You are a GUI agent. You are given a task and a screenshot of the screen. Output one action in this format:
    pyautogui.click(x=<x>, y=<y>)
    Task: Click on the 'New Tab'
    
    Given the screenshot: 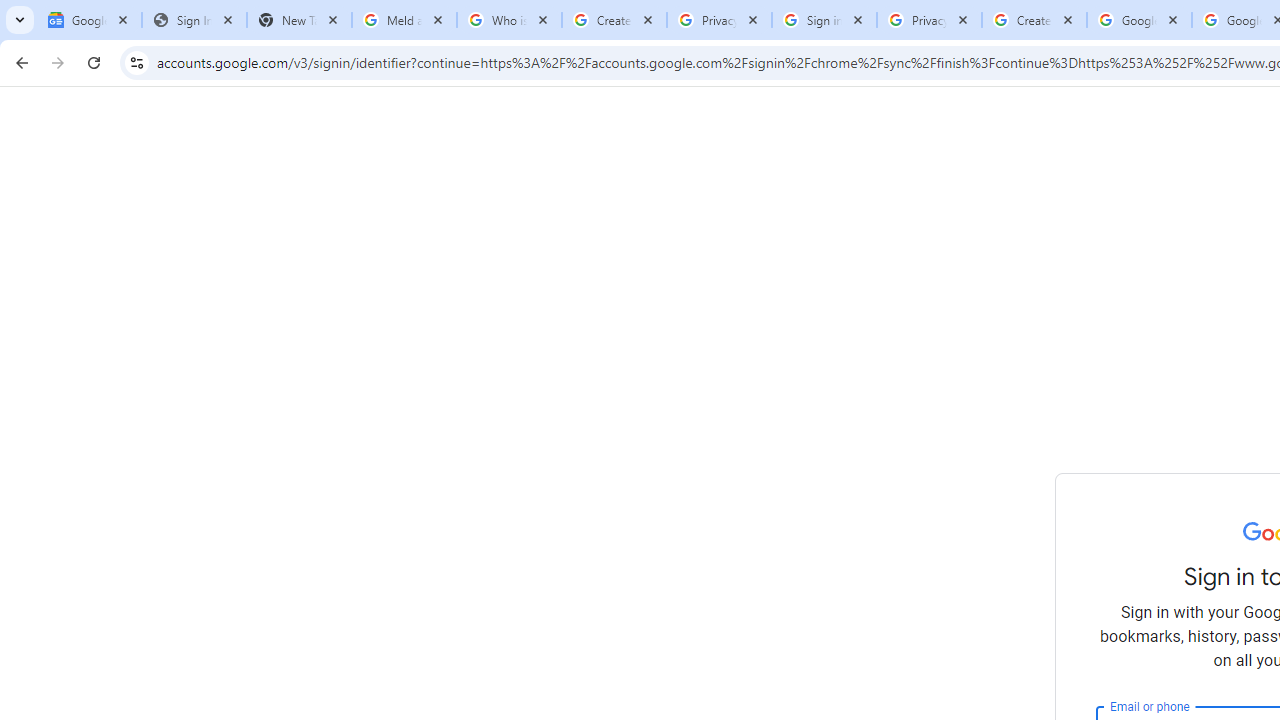 What is the action you would take?
    pyautogui.click(x=298, y=20)
    